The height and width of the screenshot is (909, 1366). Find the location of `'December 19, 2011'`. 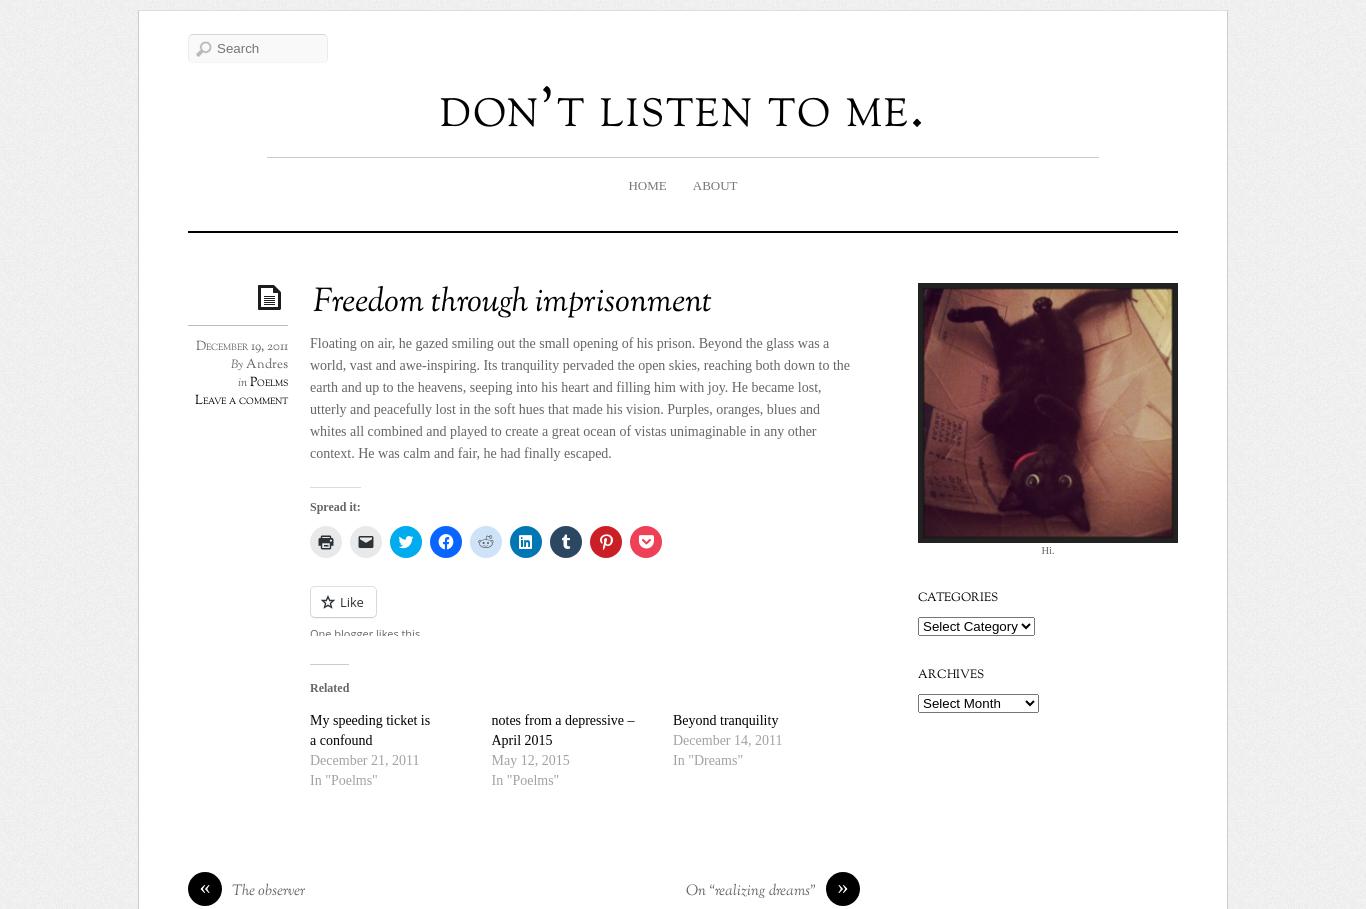

'December 19, 2011' is located at coordinates (195, 346).